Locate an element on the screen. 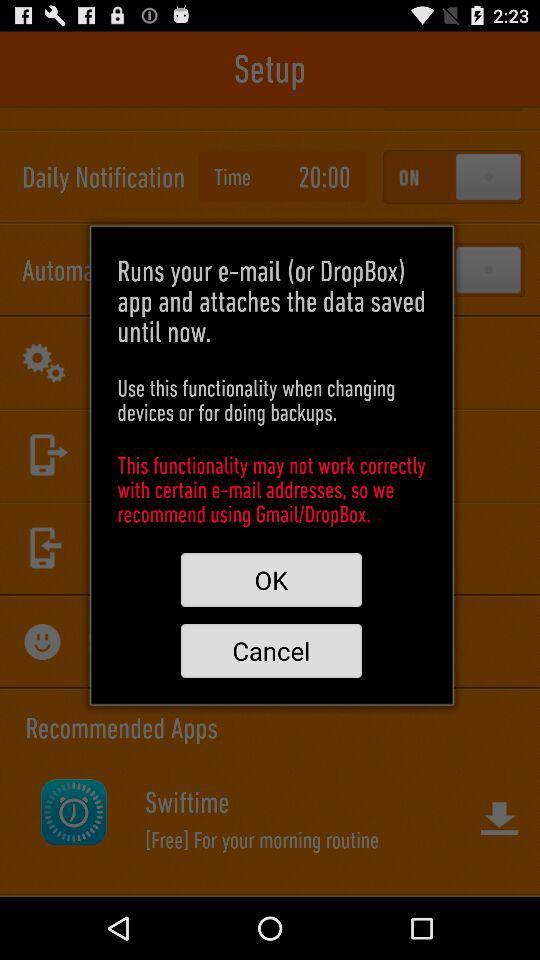 The height and width of the screenshot is (960, 540). item below the this functionality may is located at coordinates (270, 580).